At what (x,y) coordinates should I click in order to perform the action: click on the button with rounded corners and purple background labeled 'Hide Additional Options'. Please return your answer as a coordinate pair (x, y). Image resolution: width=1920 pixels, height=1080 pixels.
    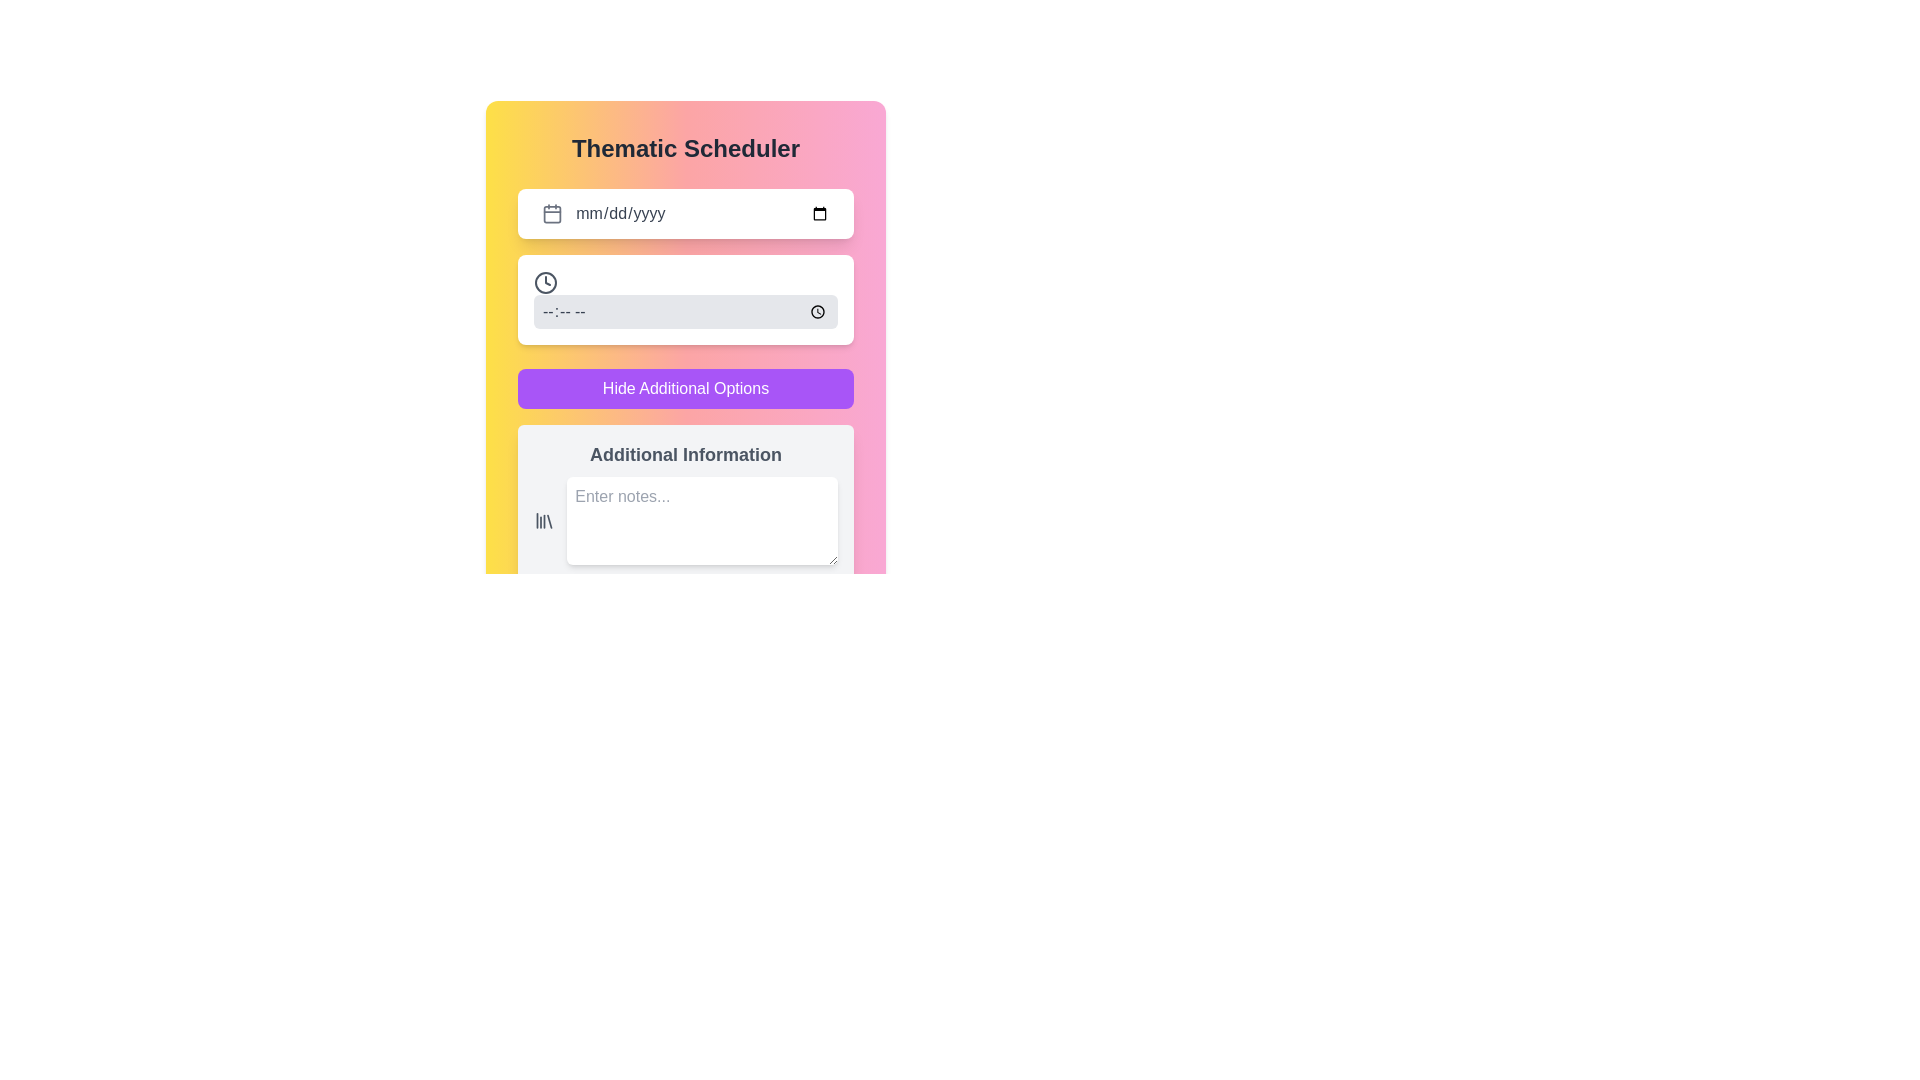
    Looking at the image, I should click on (686, 389).